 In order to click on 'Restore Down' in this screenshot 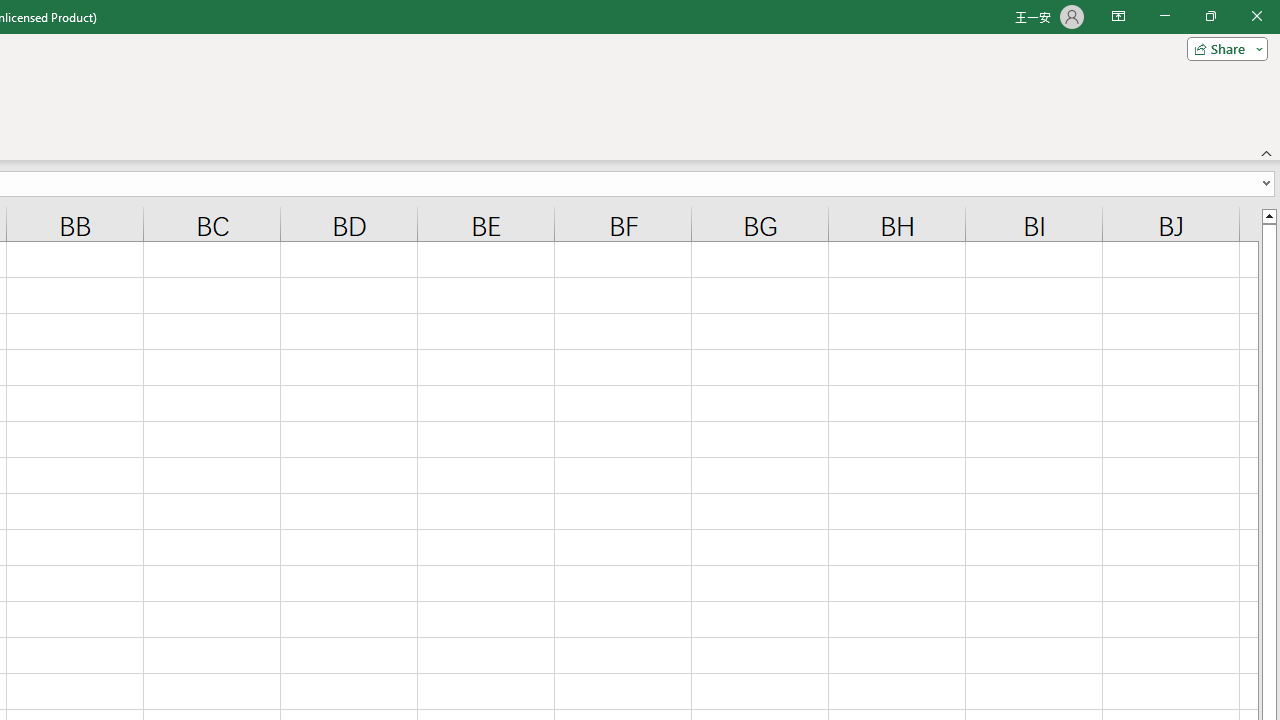, I will do `click(1209, 16)`.